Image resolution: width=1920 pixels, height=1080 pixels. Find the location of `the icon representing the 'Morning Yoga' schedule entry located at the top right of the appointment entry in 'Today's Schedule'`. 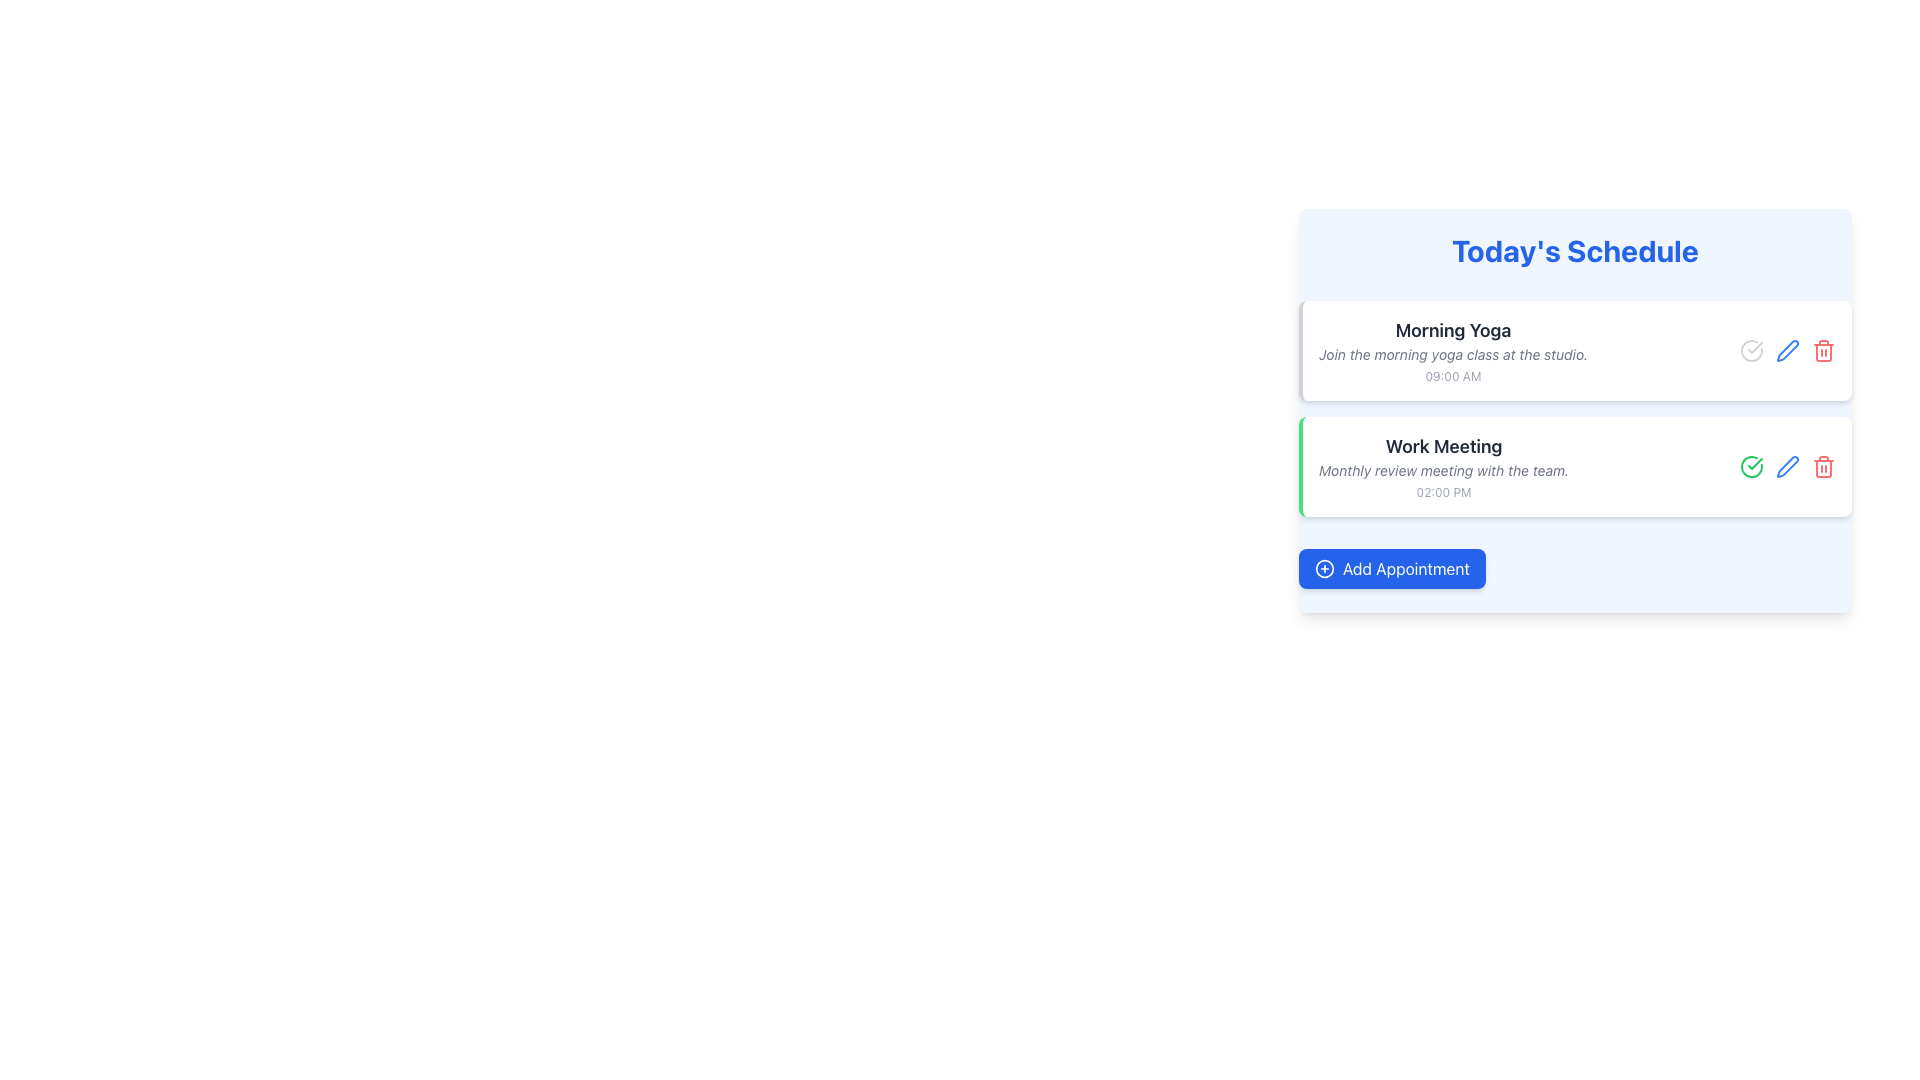

the icon representing the 'Morning Yoga' schedule entry located at the top right of the appointment entry in 'Today's Schedule' is located at coordinates (1751, 350).